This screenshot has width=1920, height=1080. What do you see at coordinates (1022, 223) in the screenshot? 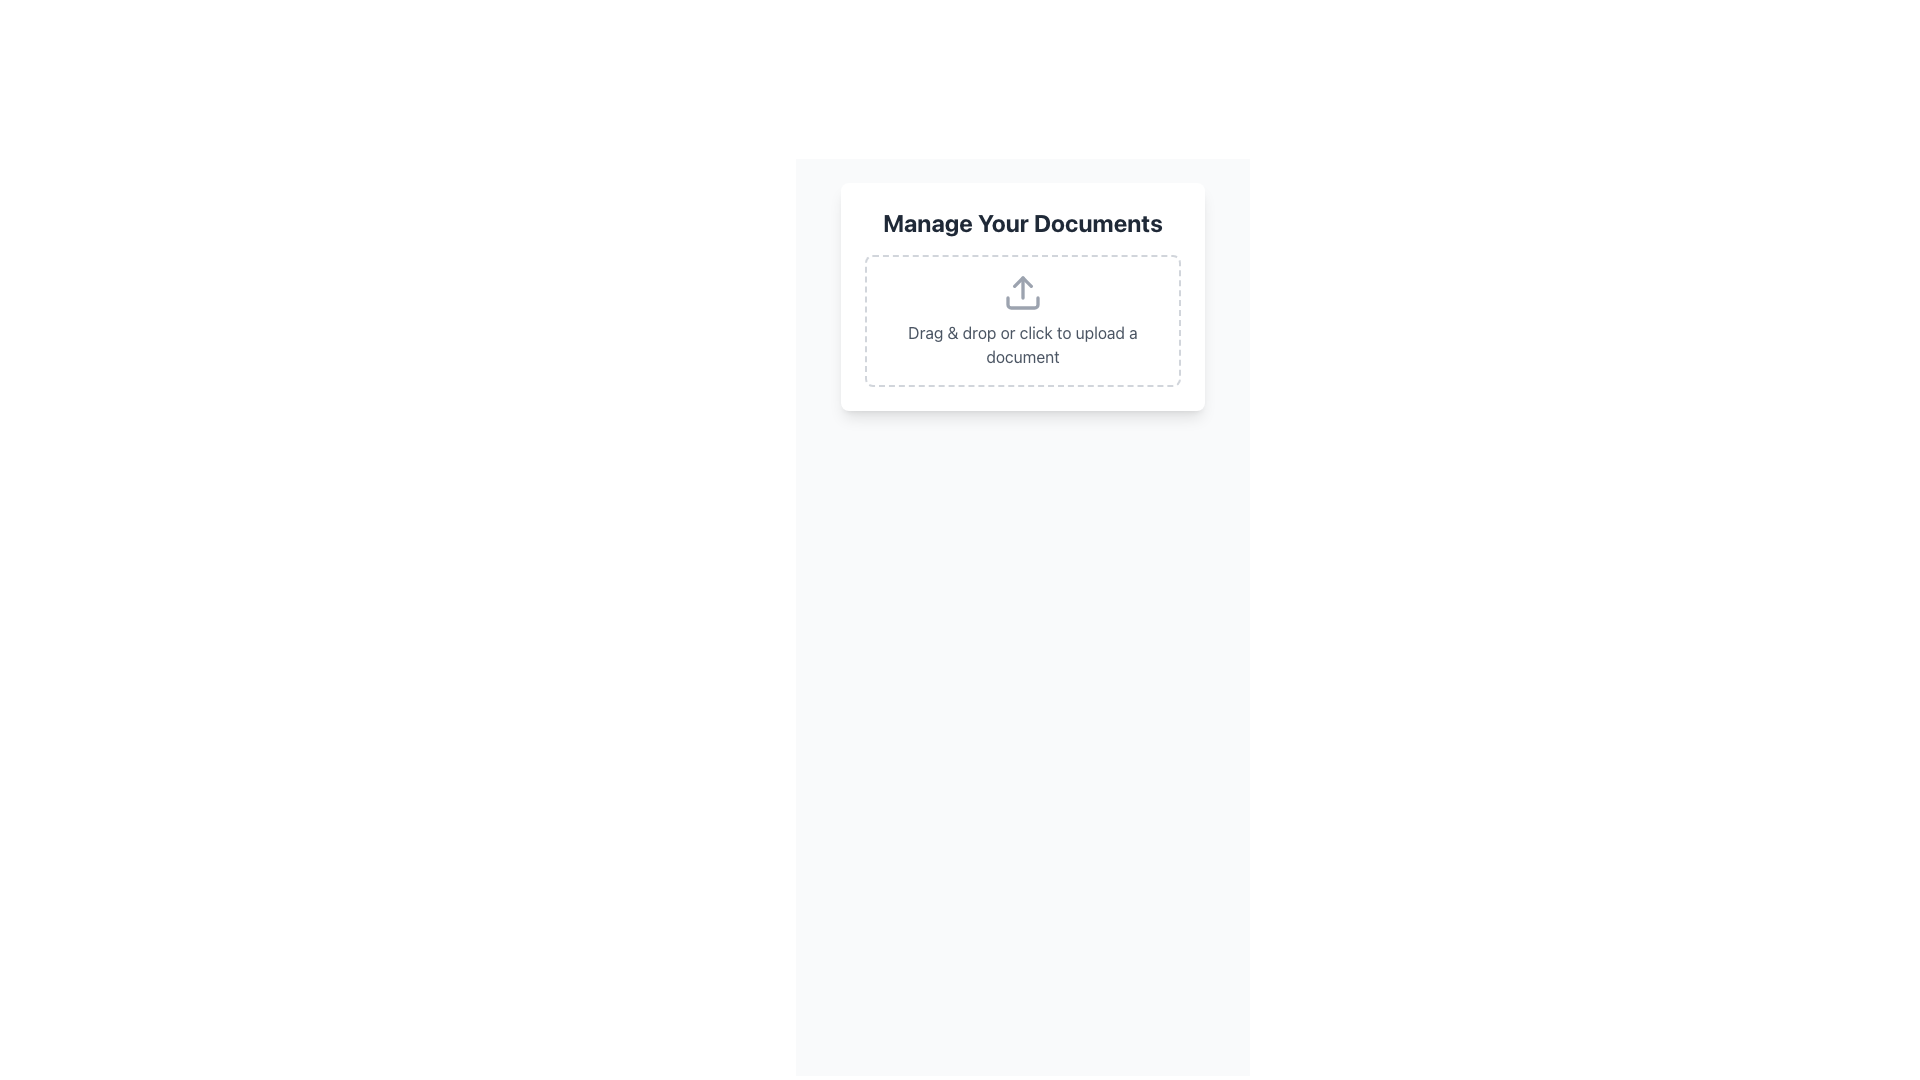
I see `the static text element that serves as the title for the document management section, located at the top center of the card structure` at bounding box center [1022, 223].